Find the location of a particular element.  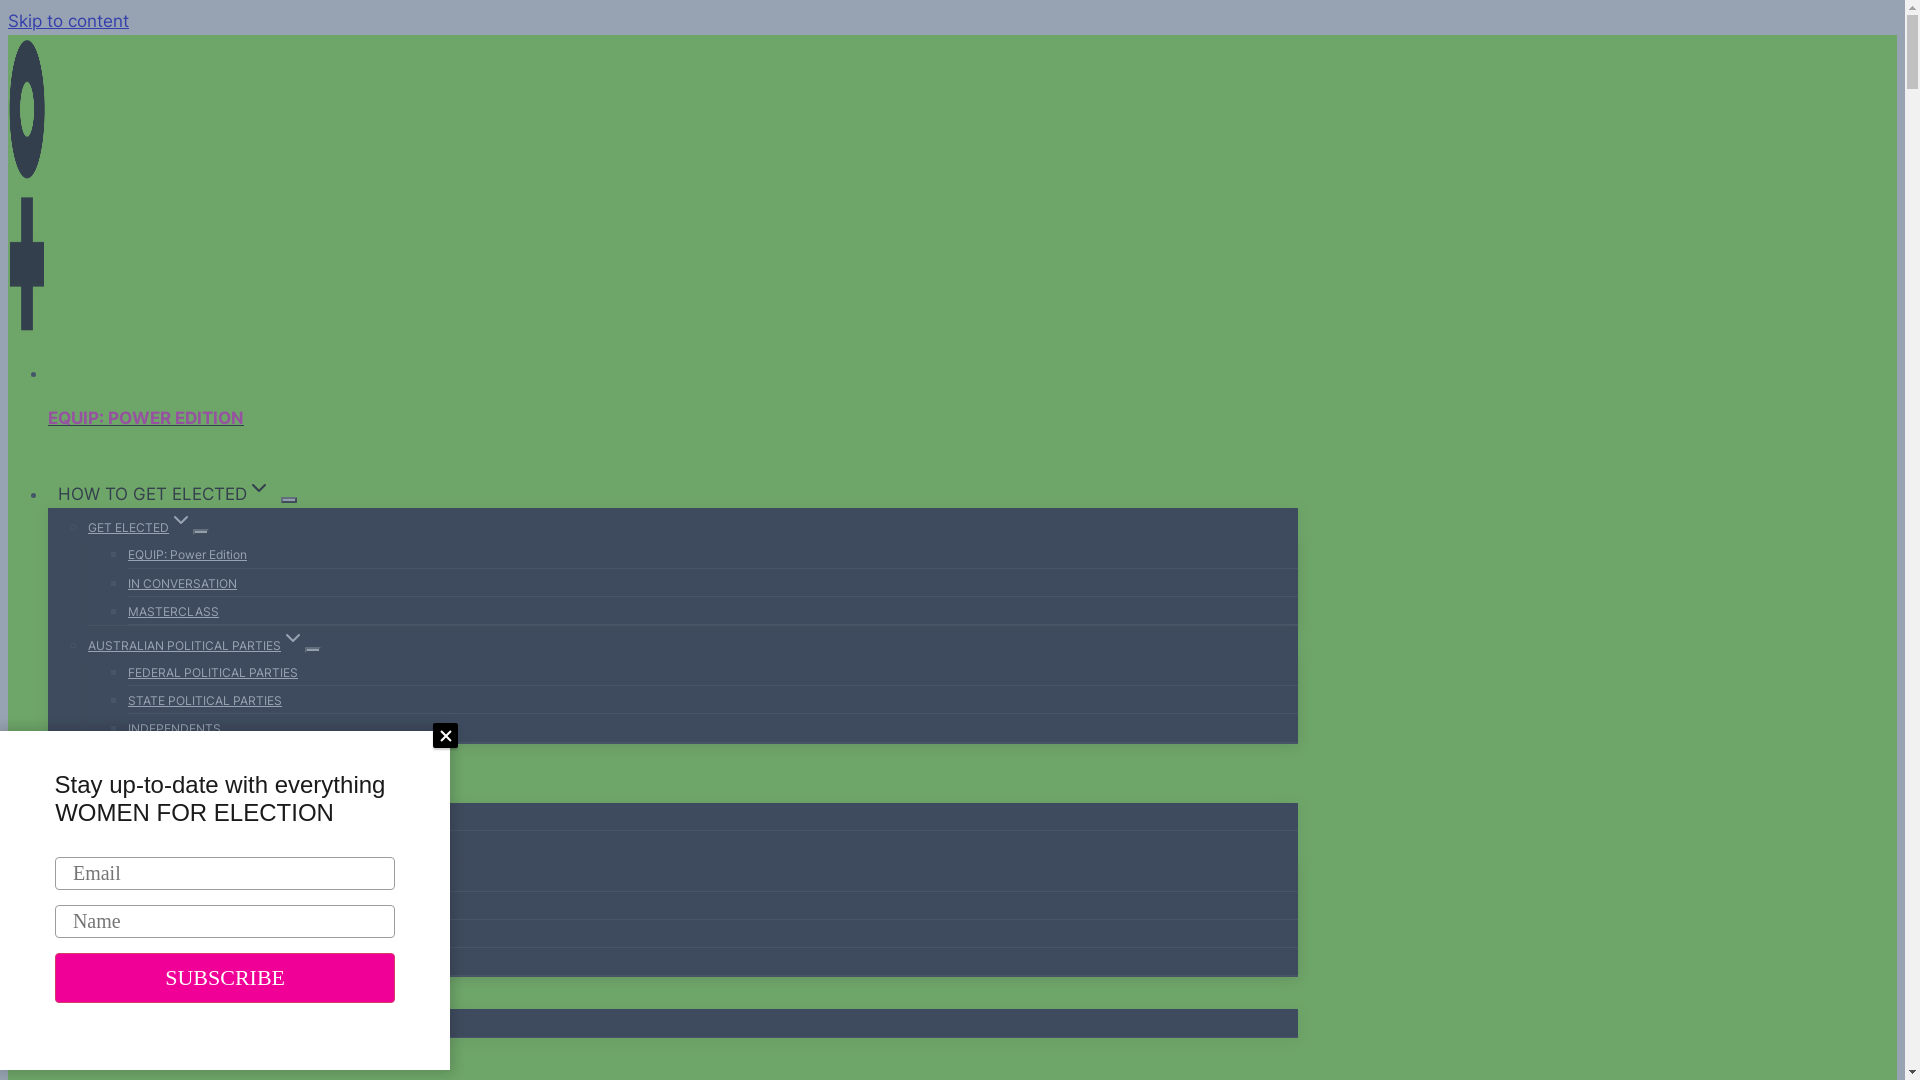

'MASTERCLASS' is located at coordinates (173, 610).